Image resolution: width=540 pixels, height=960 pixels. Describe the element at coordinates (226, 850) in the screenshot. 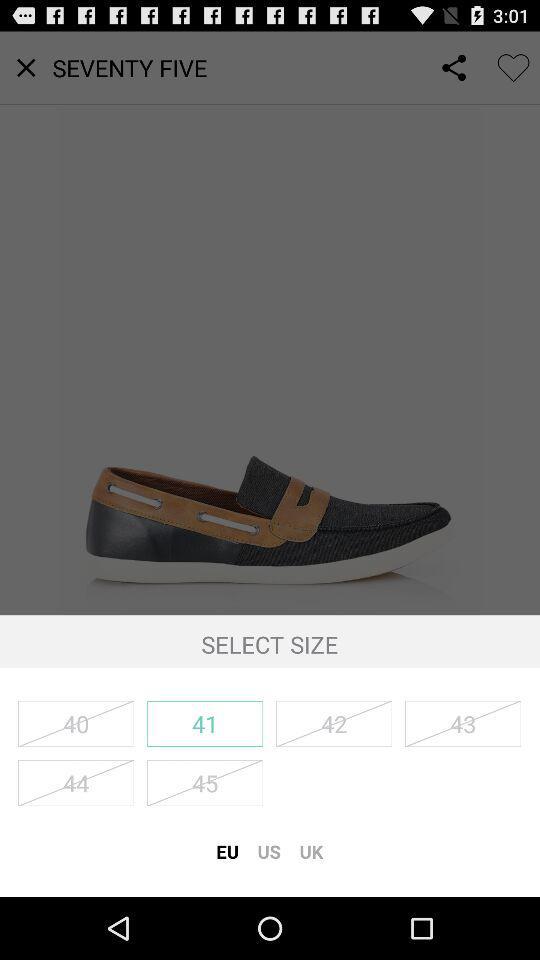

I see `eu` at that location.